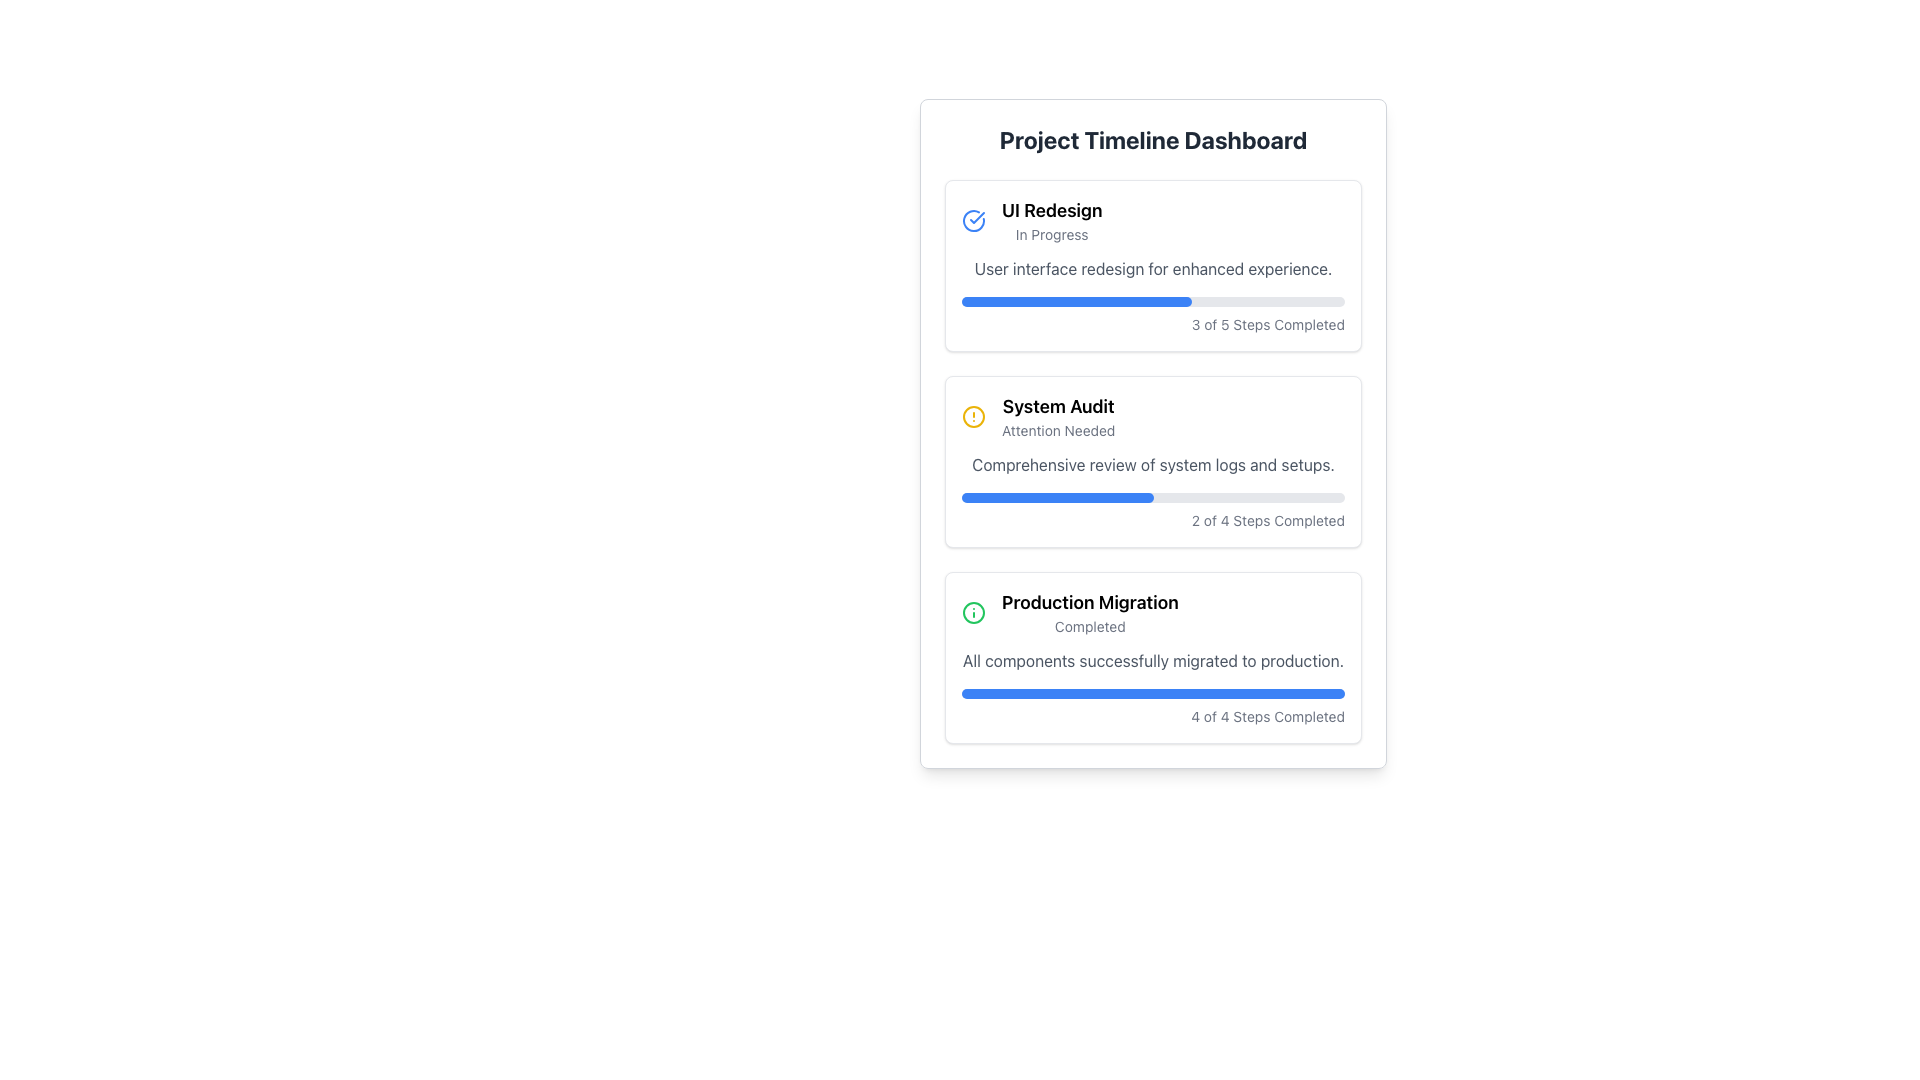 This screenshot has width=1920, height=1080. What do you see at coordinates (974, 415) in the screenshot?
I see `the yellow circular icon with an exclamation mark, located to the left of 'System Audit' in the second section of the 'Project Timeline Dashboard'` at bounding box center [974, 415].